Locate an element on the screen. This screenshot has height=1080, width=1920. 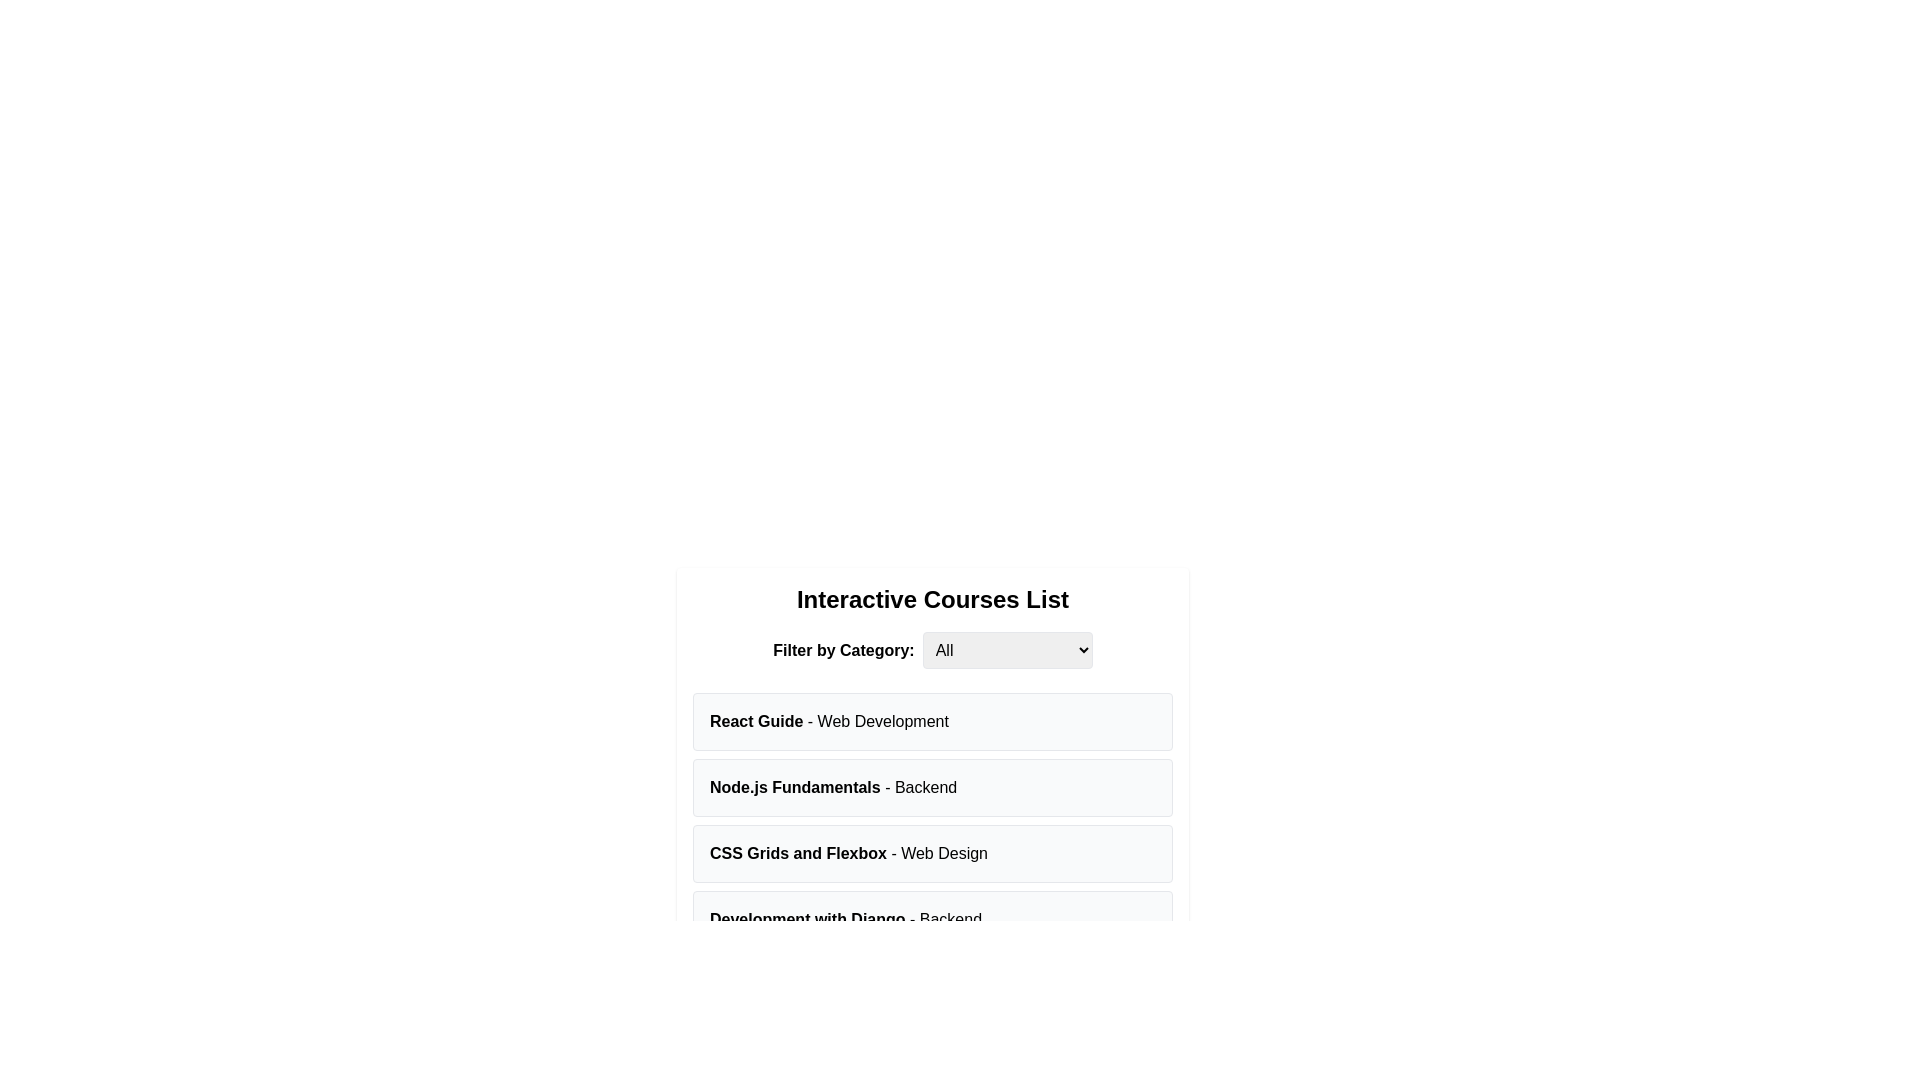
the third item in the 'Interactive Courses List', which is a rectangular block styled with a gray background and contains course titles and descriptions is located at coordinates (931, 821).